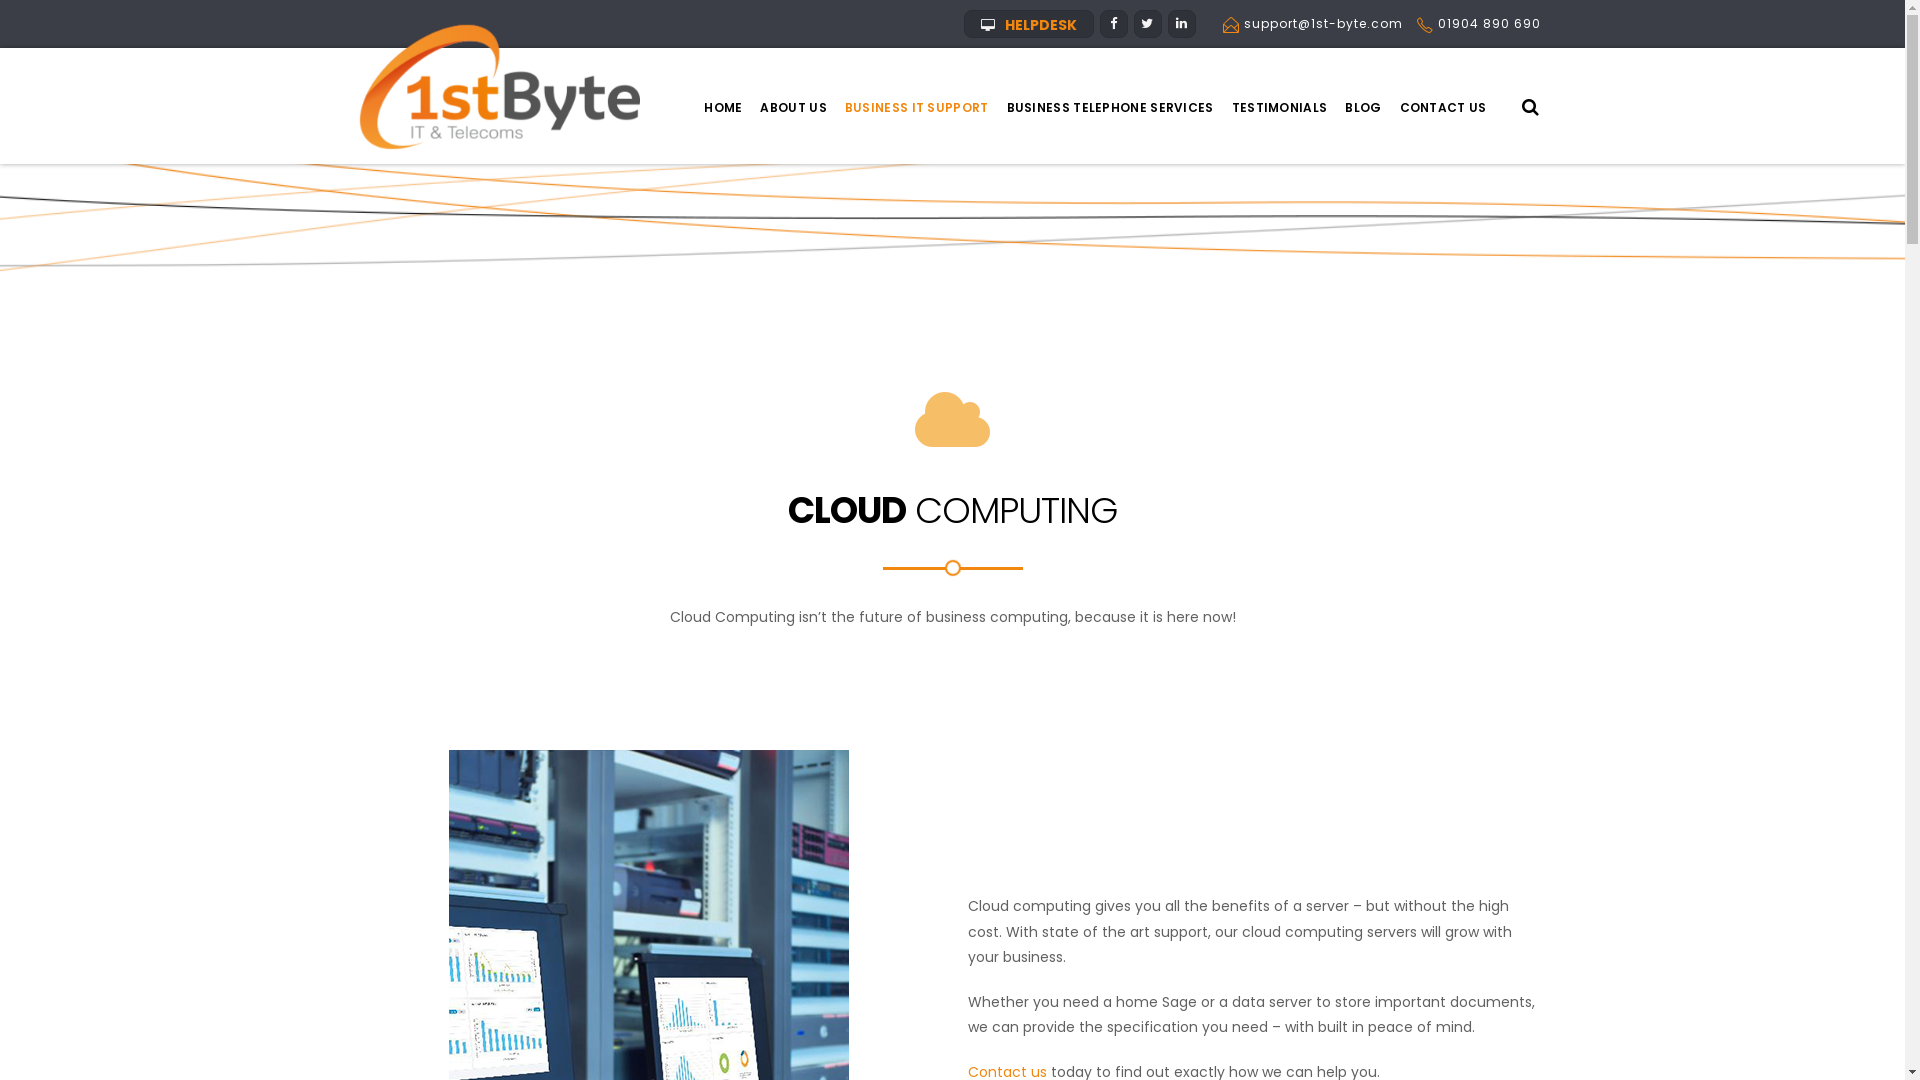 The height and width of the screenshot is (1080, 1920). I want to click on 'TESTIMONIALS', so click(1280, 108).